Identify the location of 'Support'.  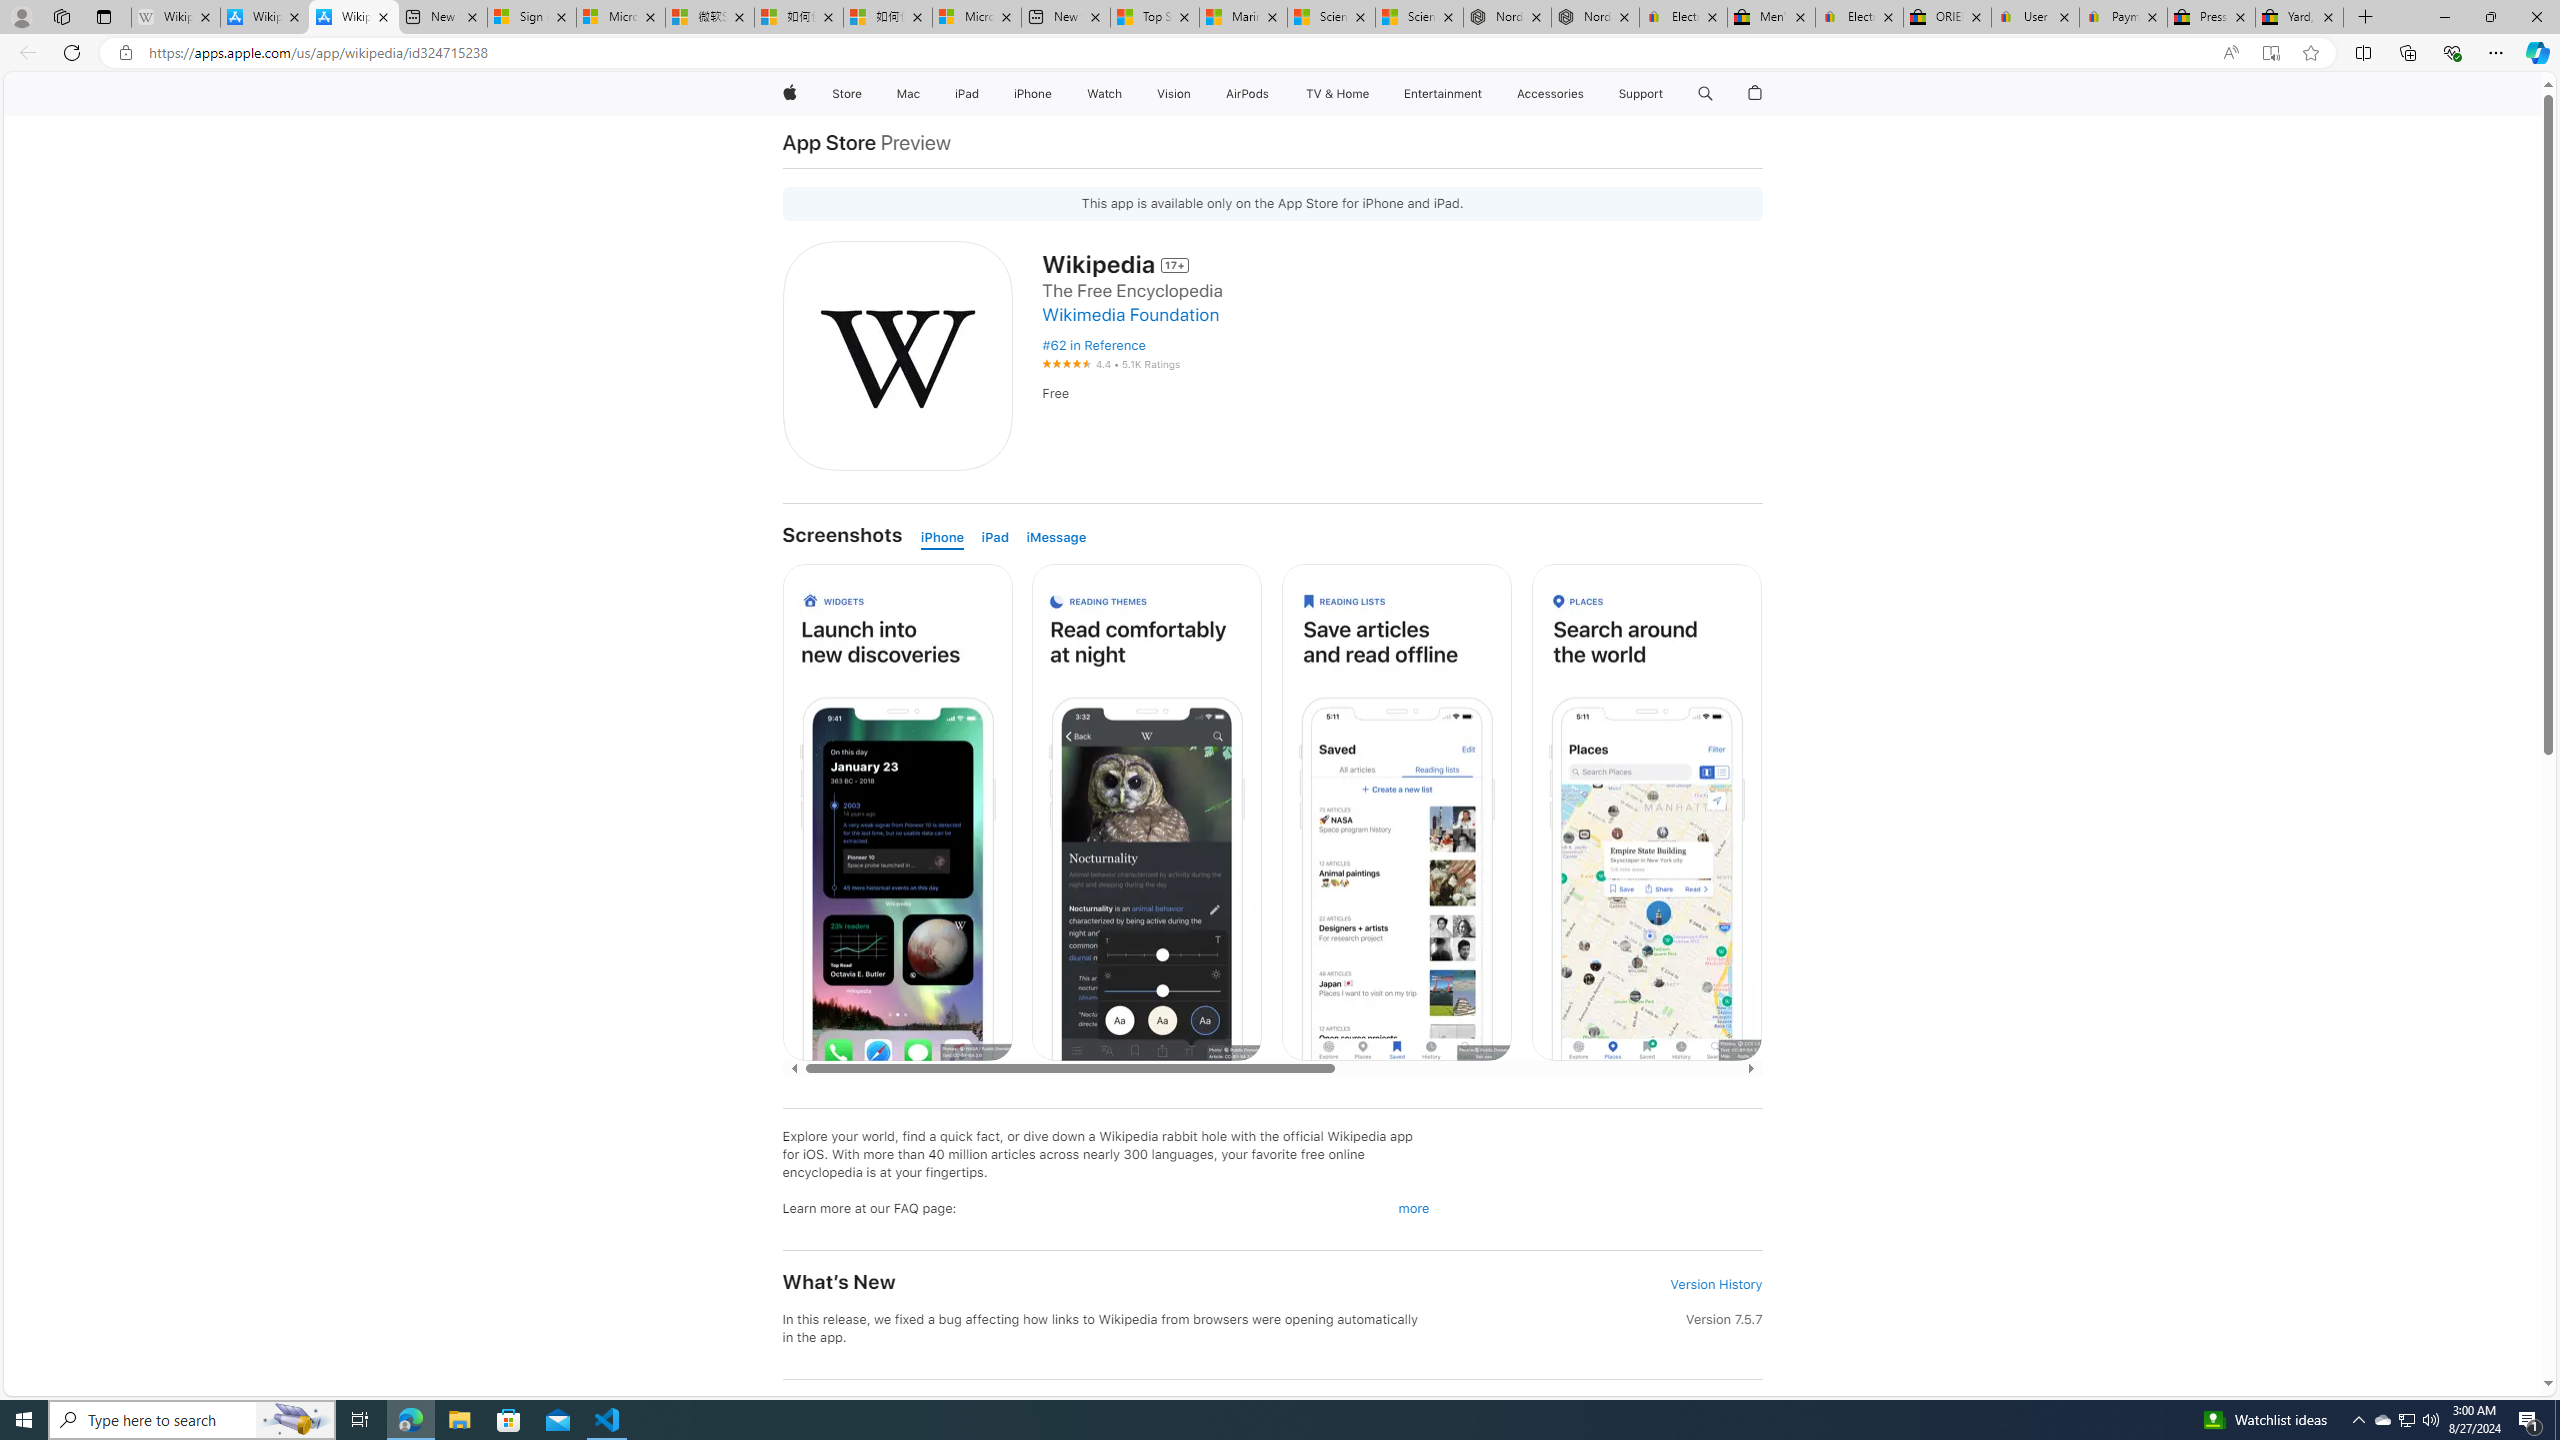
(1639, 93).